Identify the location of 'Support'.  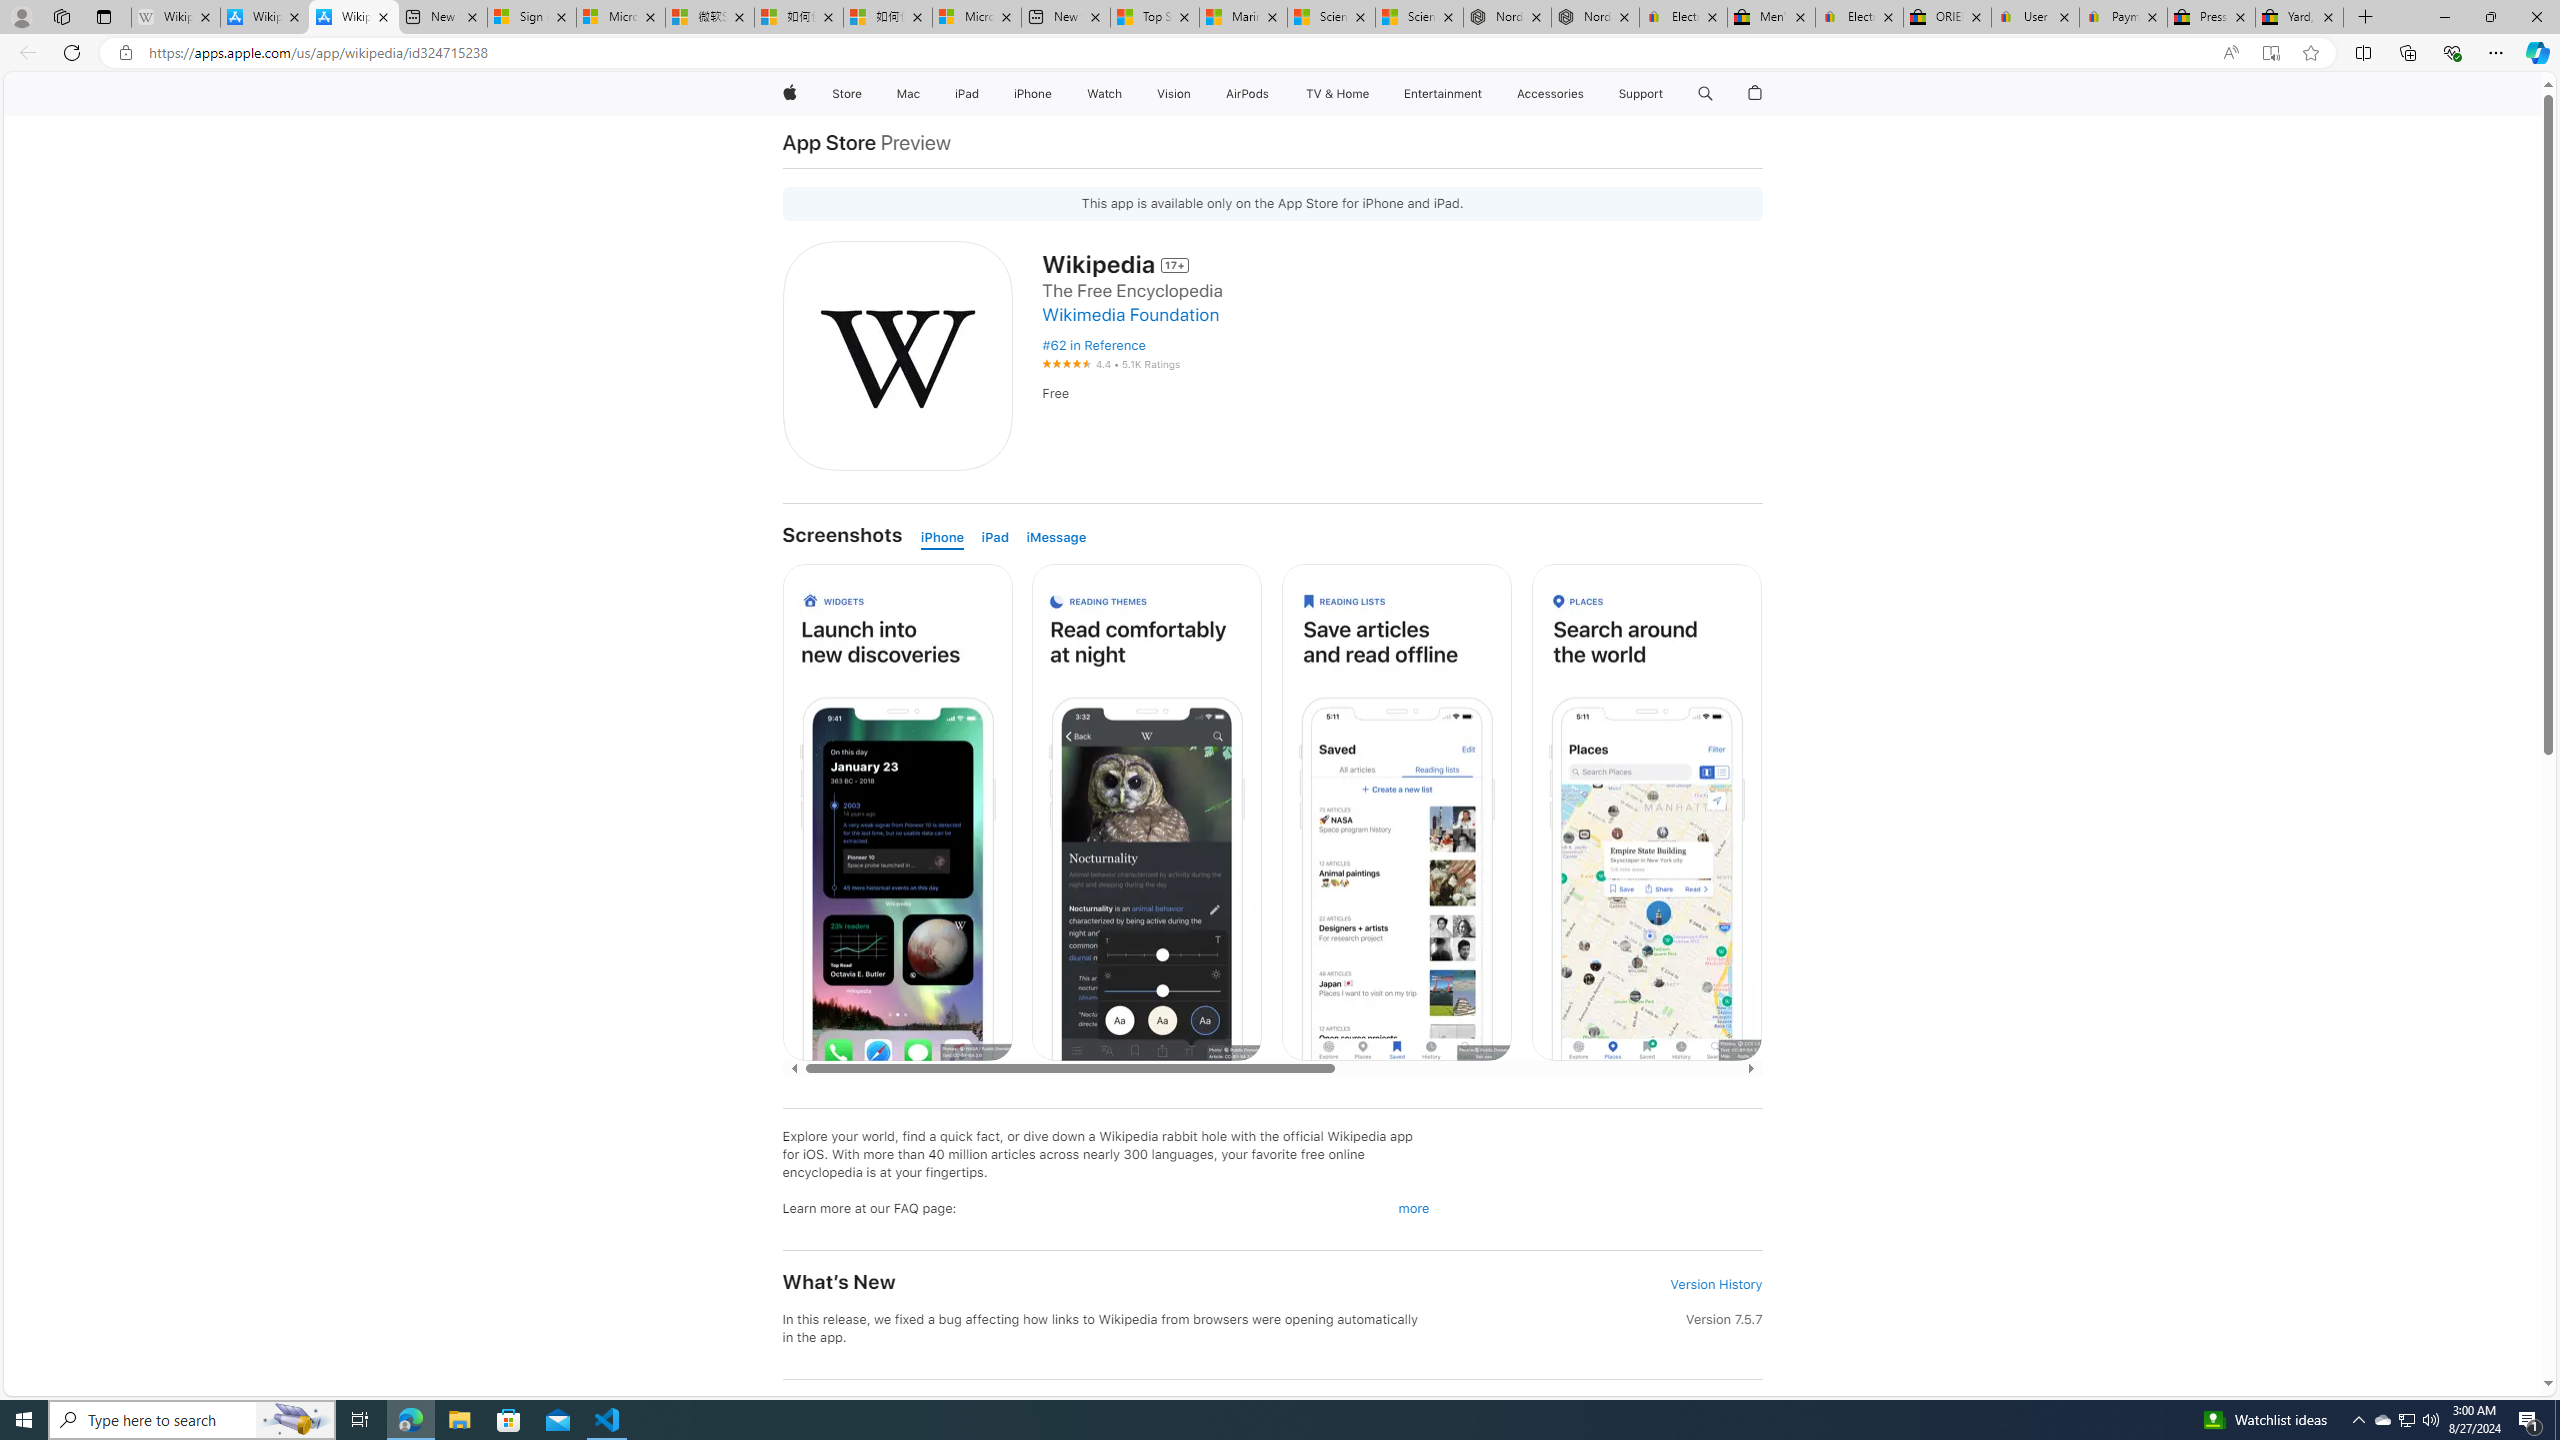
(1639, 93).